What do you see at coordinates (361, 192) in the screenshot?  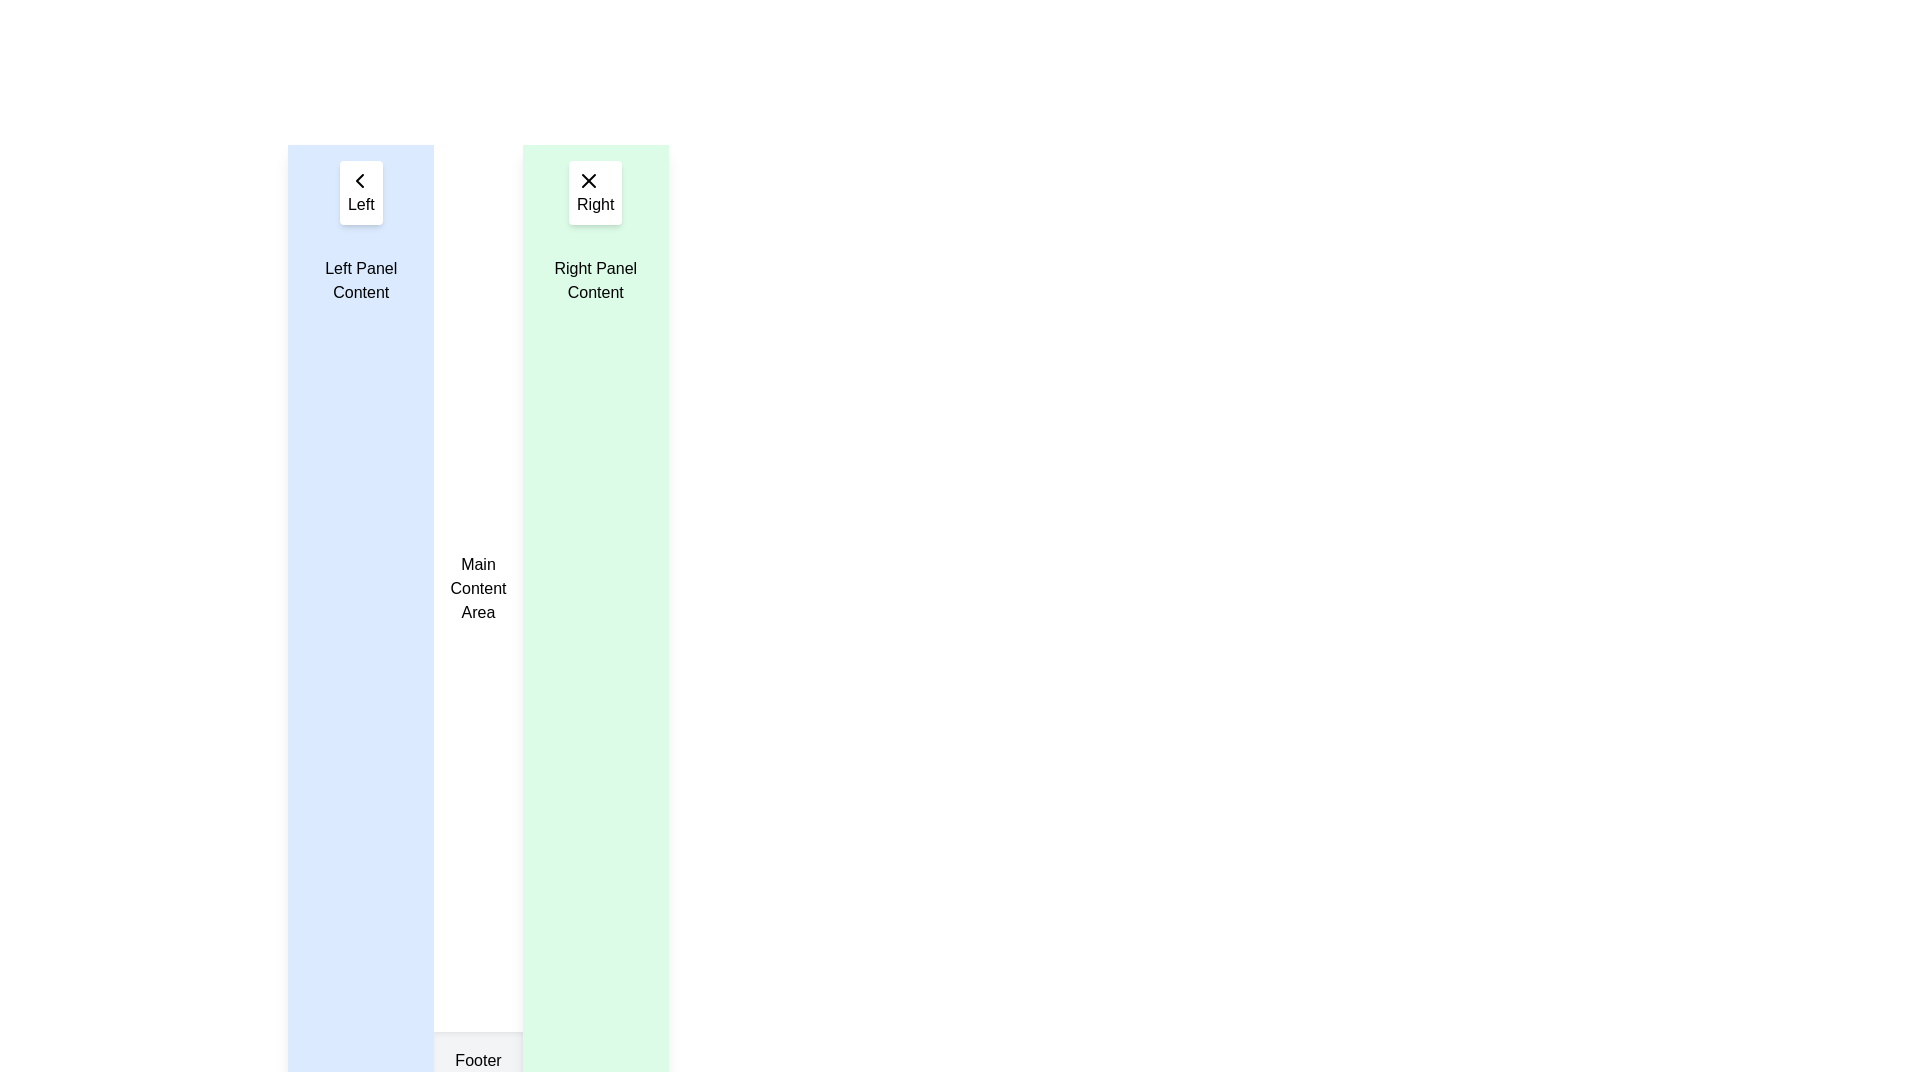 I see `the rectangular button labeled 'Left' with a left-pointing arrow icon, located` at bounding box center [361, 192].